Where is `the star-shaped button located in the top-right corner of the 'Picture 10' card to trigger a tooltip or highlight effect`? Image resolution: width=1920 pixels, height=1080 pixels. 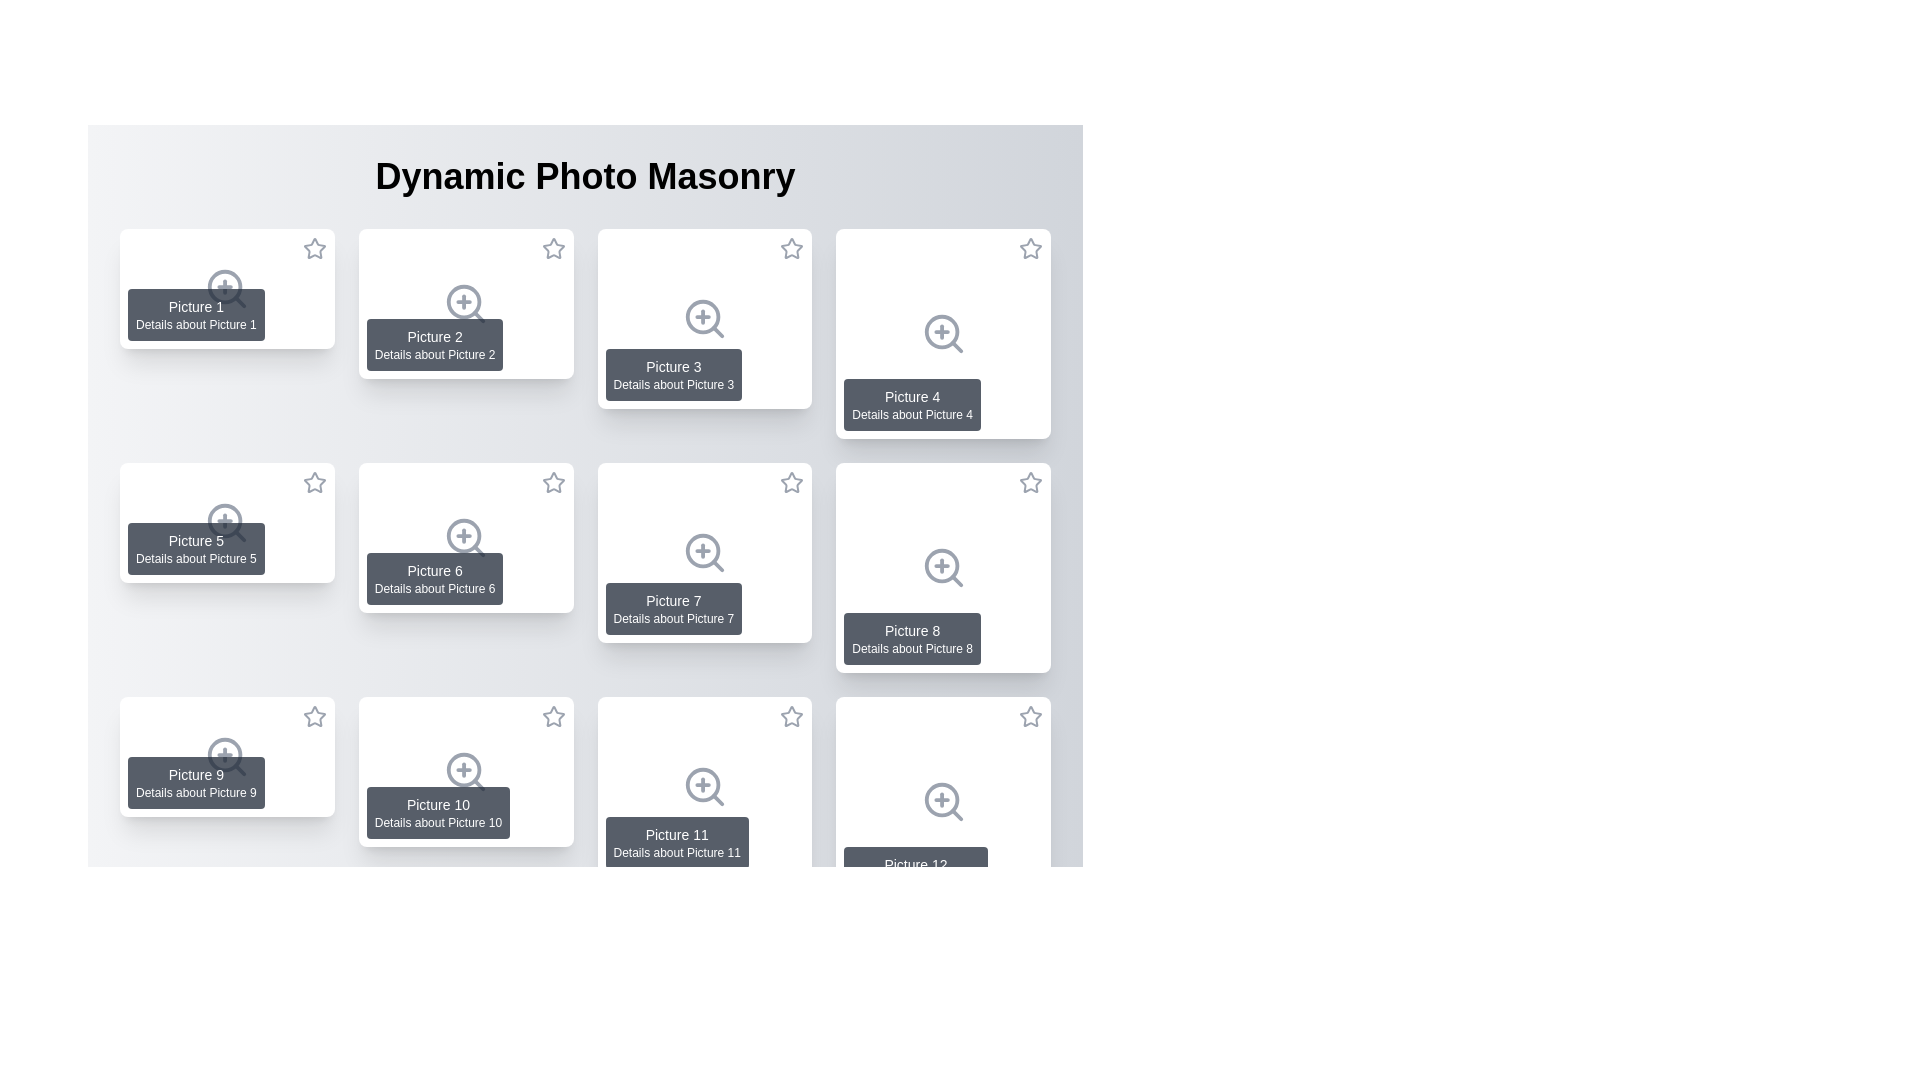 the star-shaped button located in the top-right corner of the 'Picture 10' card to trigger a tooltip or highlight effect is located at coordinates (553, 715).